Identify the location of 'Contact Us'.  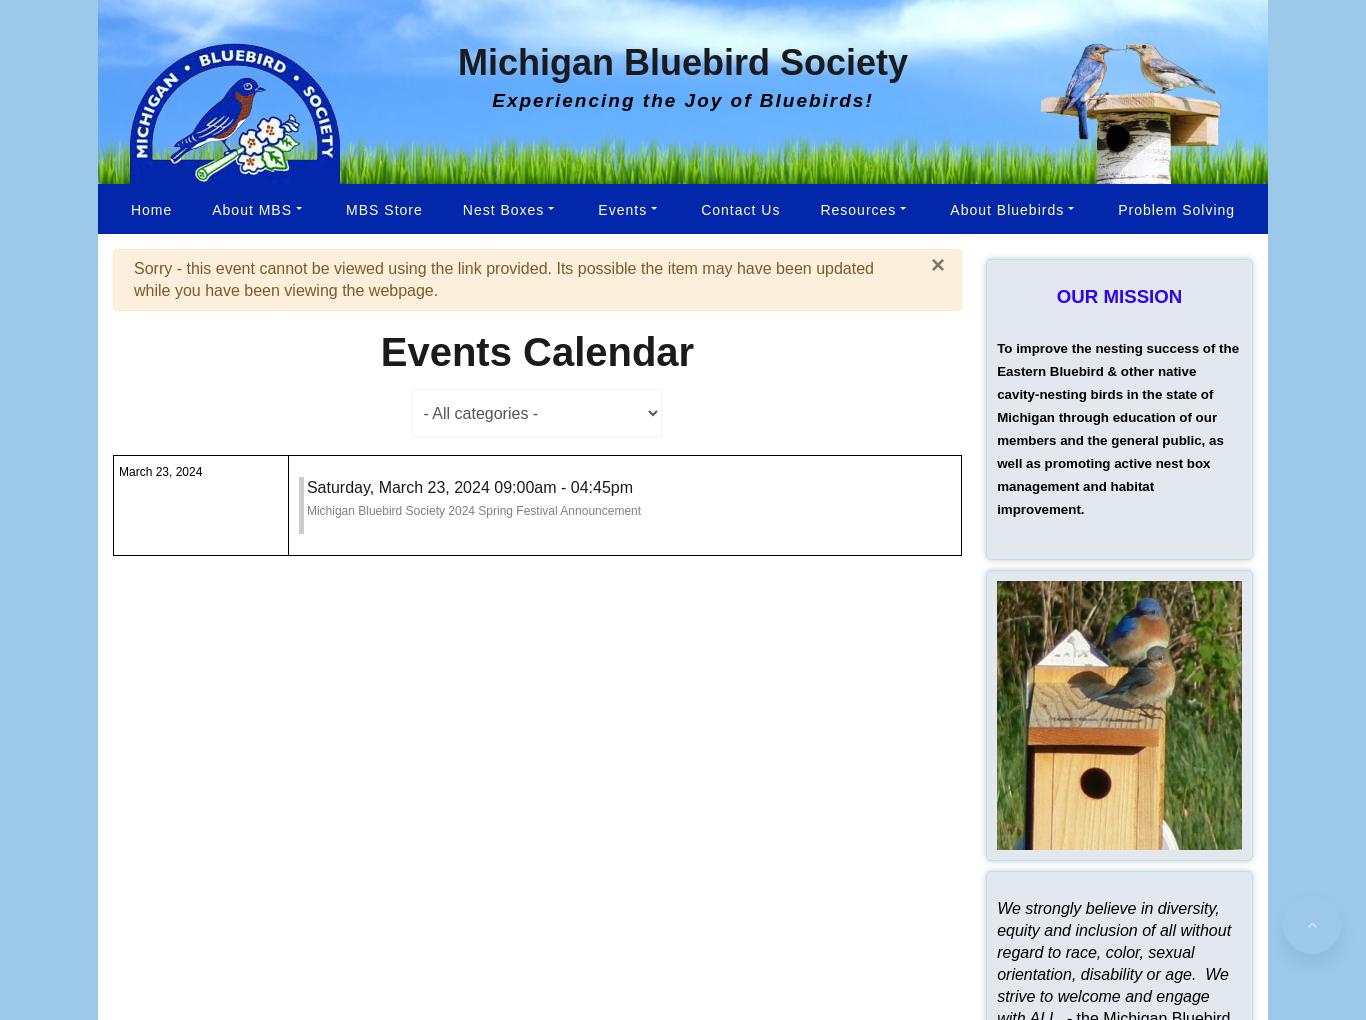
(740, 207).